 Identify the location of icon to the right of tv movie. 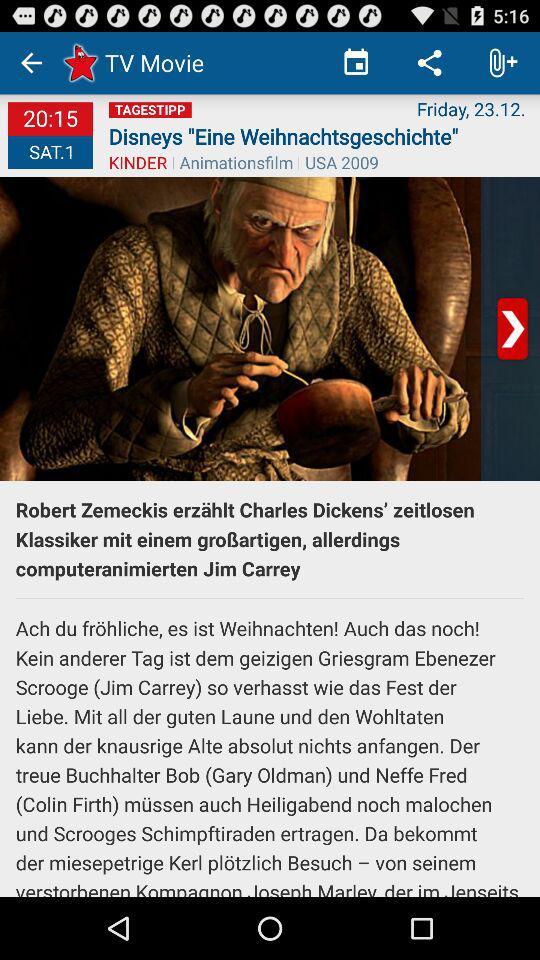
(355, 62).